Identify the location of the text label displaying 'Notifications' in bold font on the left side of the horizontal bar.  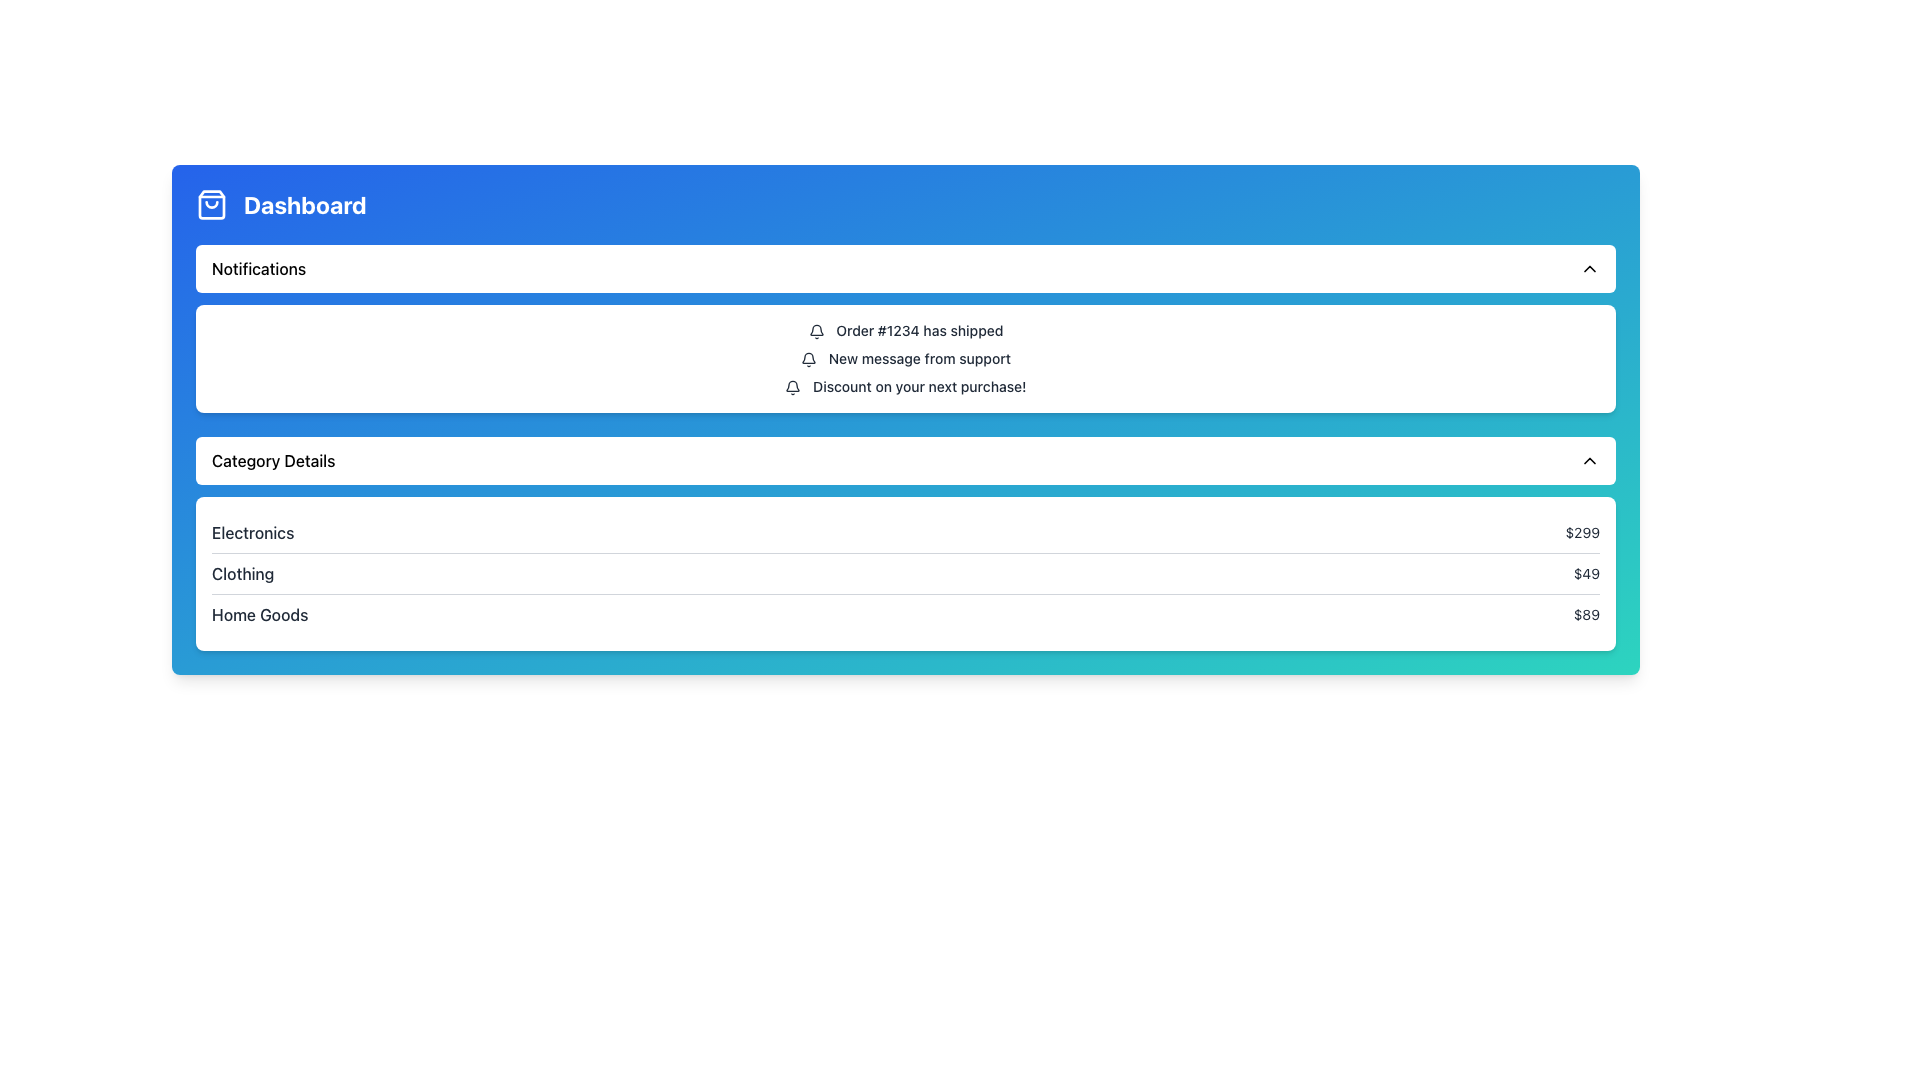
(258, 268).